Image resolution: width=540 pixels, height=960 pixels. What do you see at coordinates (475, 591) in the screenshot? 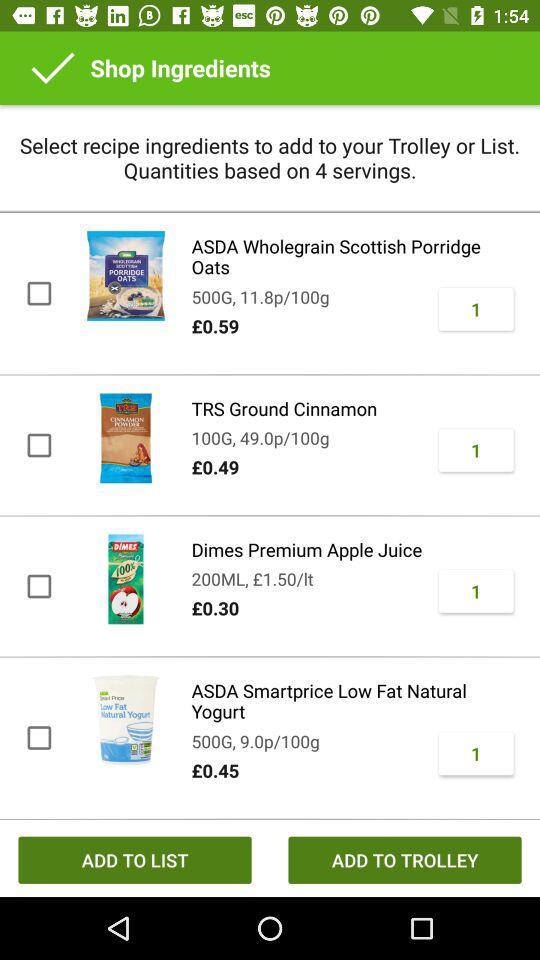
I see `digit 1 to the left of dimes premium apple juice text` at bounding box center [475, 591].